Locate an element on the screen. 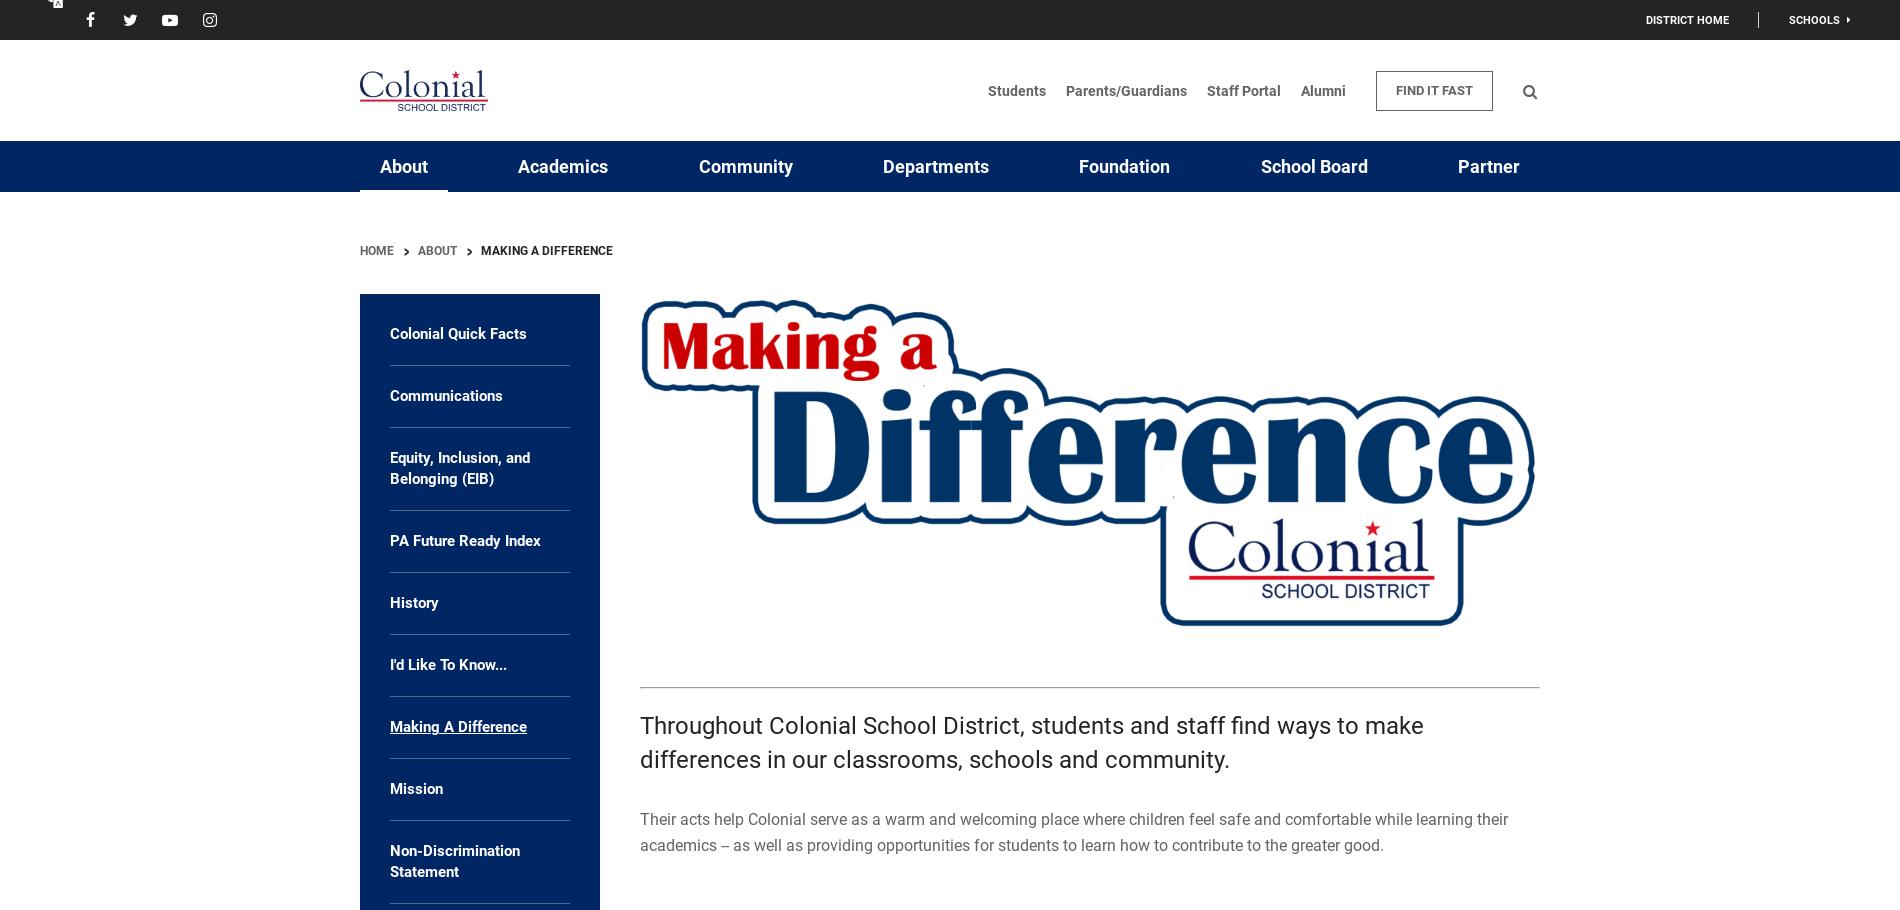  'Community' is located at coordinates (743, 166).